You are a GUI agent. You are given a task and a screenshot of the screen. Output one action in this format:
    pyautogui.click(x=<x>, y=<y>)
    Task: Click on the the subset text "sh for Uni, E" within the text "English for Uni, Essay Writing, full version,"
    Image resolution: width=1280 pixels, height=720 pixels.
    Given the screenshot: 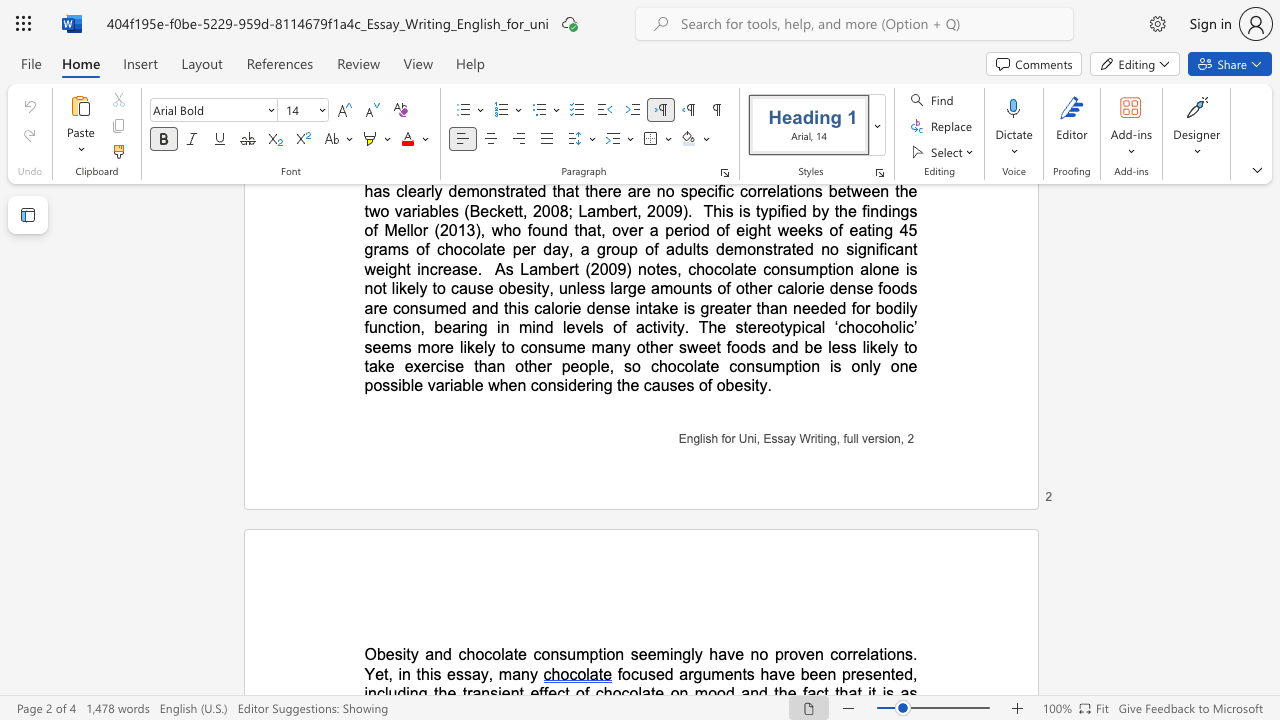 What is the action you would take?
    pyautogui.click(x=705, y=437)
    